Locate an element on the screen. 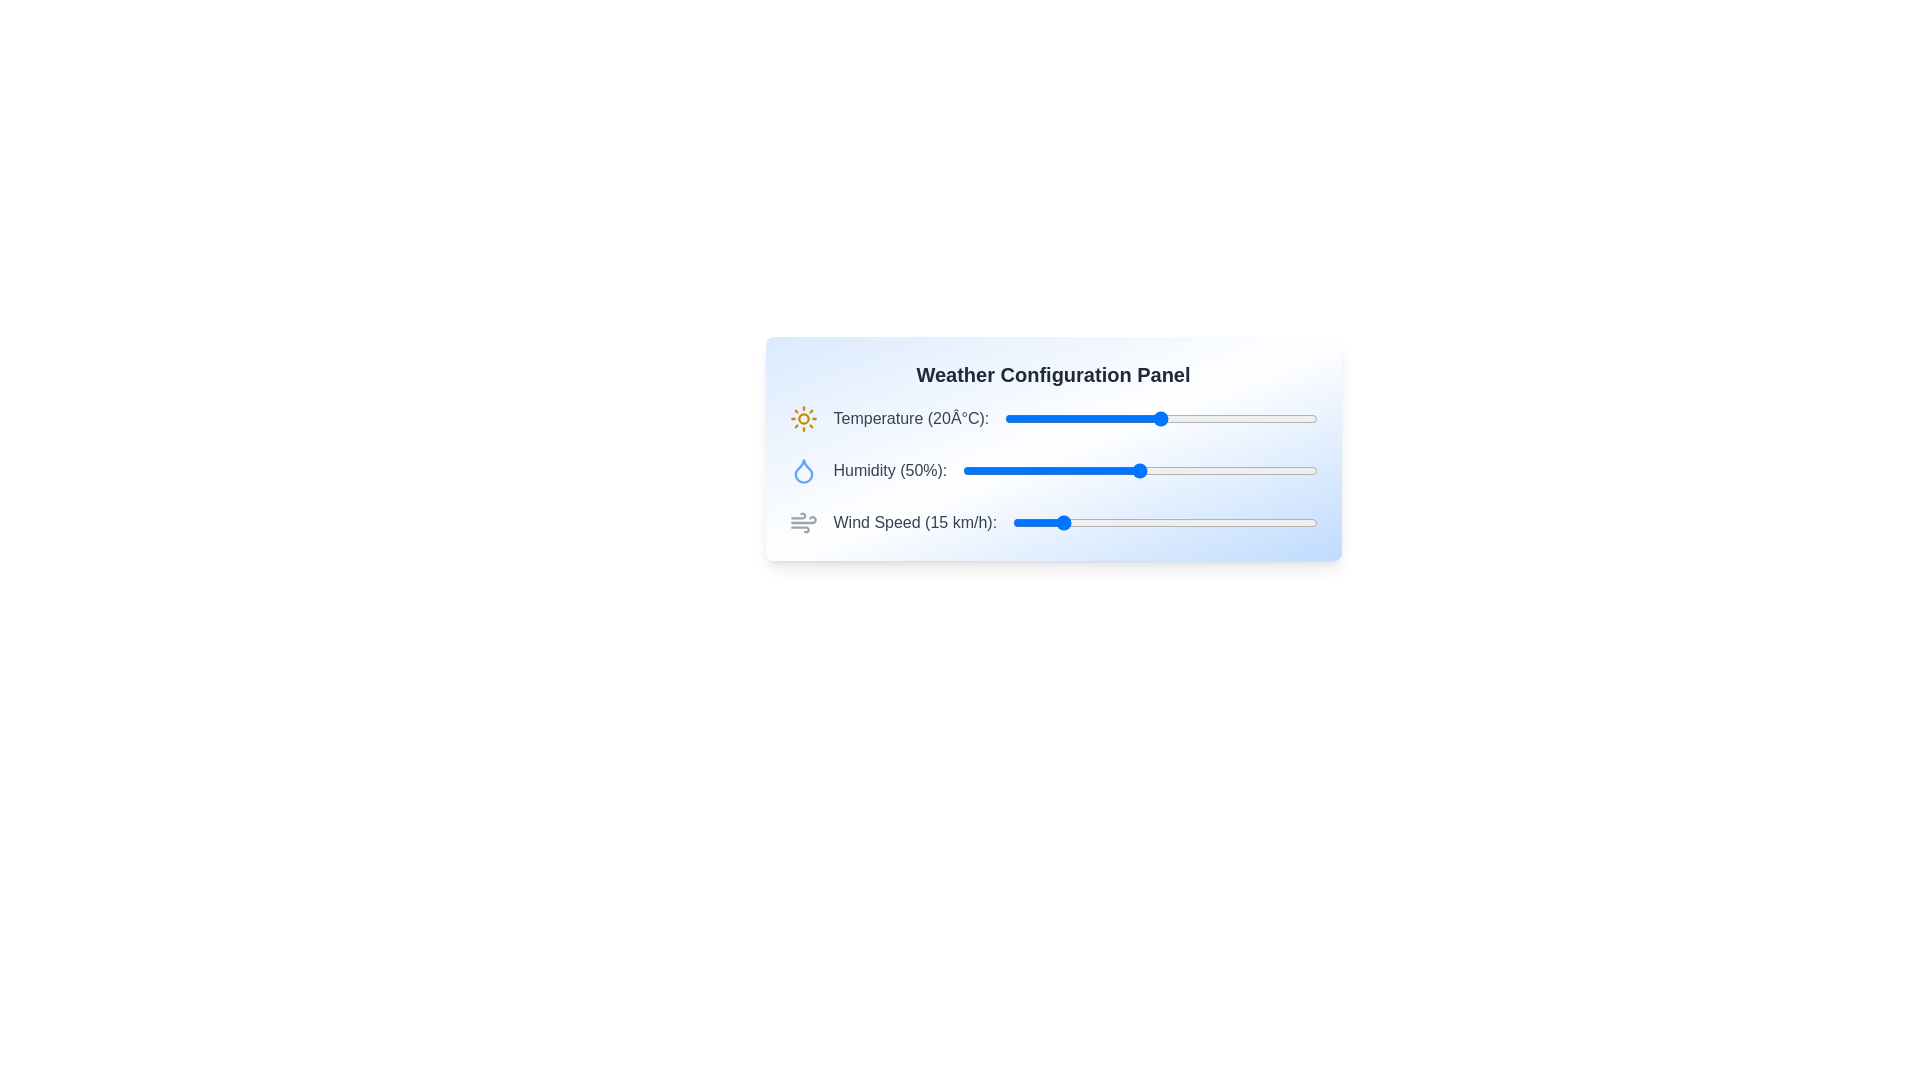 This screenshot has height=1080, width=1920. the humidity slider to 53% is located at coordinates (1151, 470).